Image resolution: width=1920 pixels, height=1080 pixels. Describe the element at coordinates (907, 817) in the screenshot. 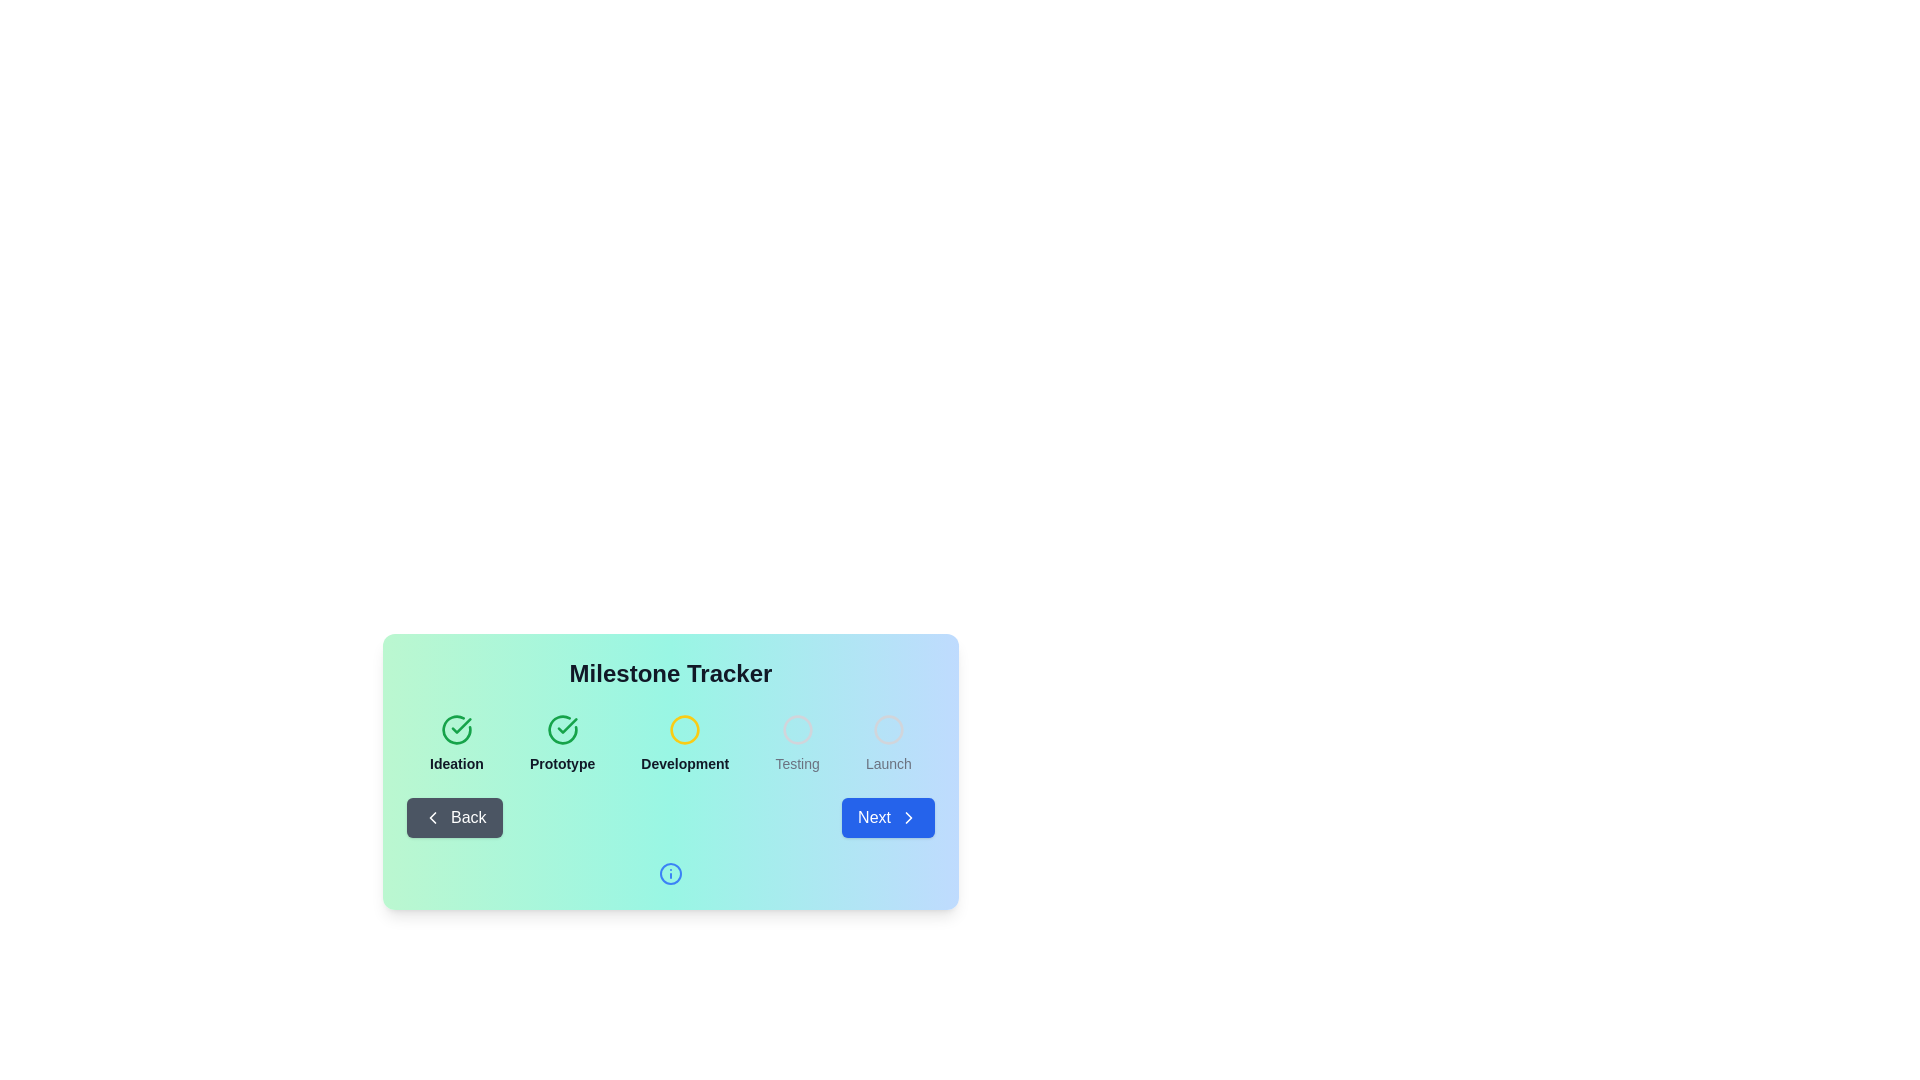

I see `the rightward chevron icon inside the 'Next' button, located in the bottom-right of the 'Milestone Tracker' card interface` at that location.